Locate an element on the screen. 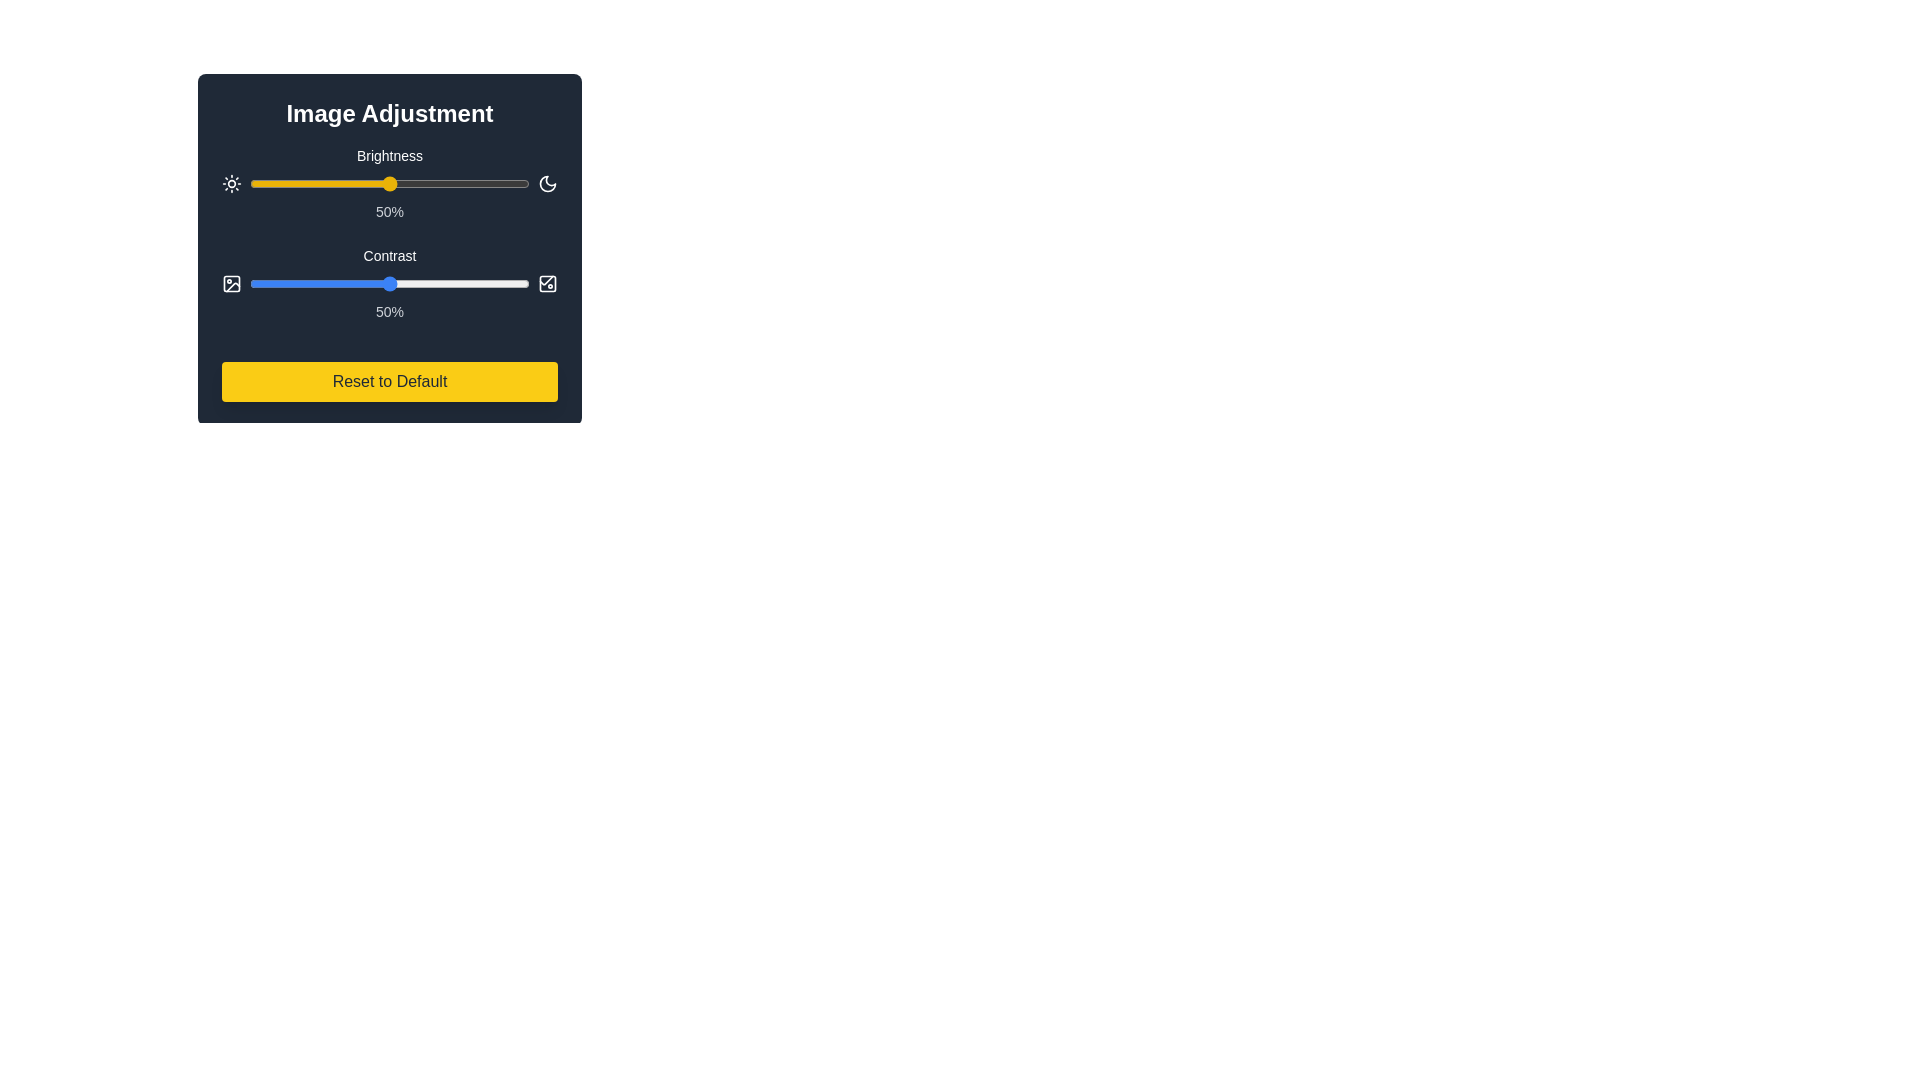 This screenshot has height=1080, width=1920. the brightness is located at coordinates (359, 184).